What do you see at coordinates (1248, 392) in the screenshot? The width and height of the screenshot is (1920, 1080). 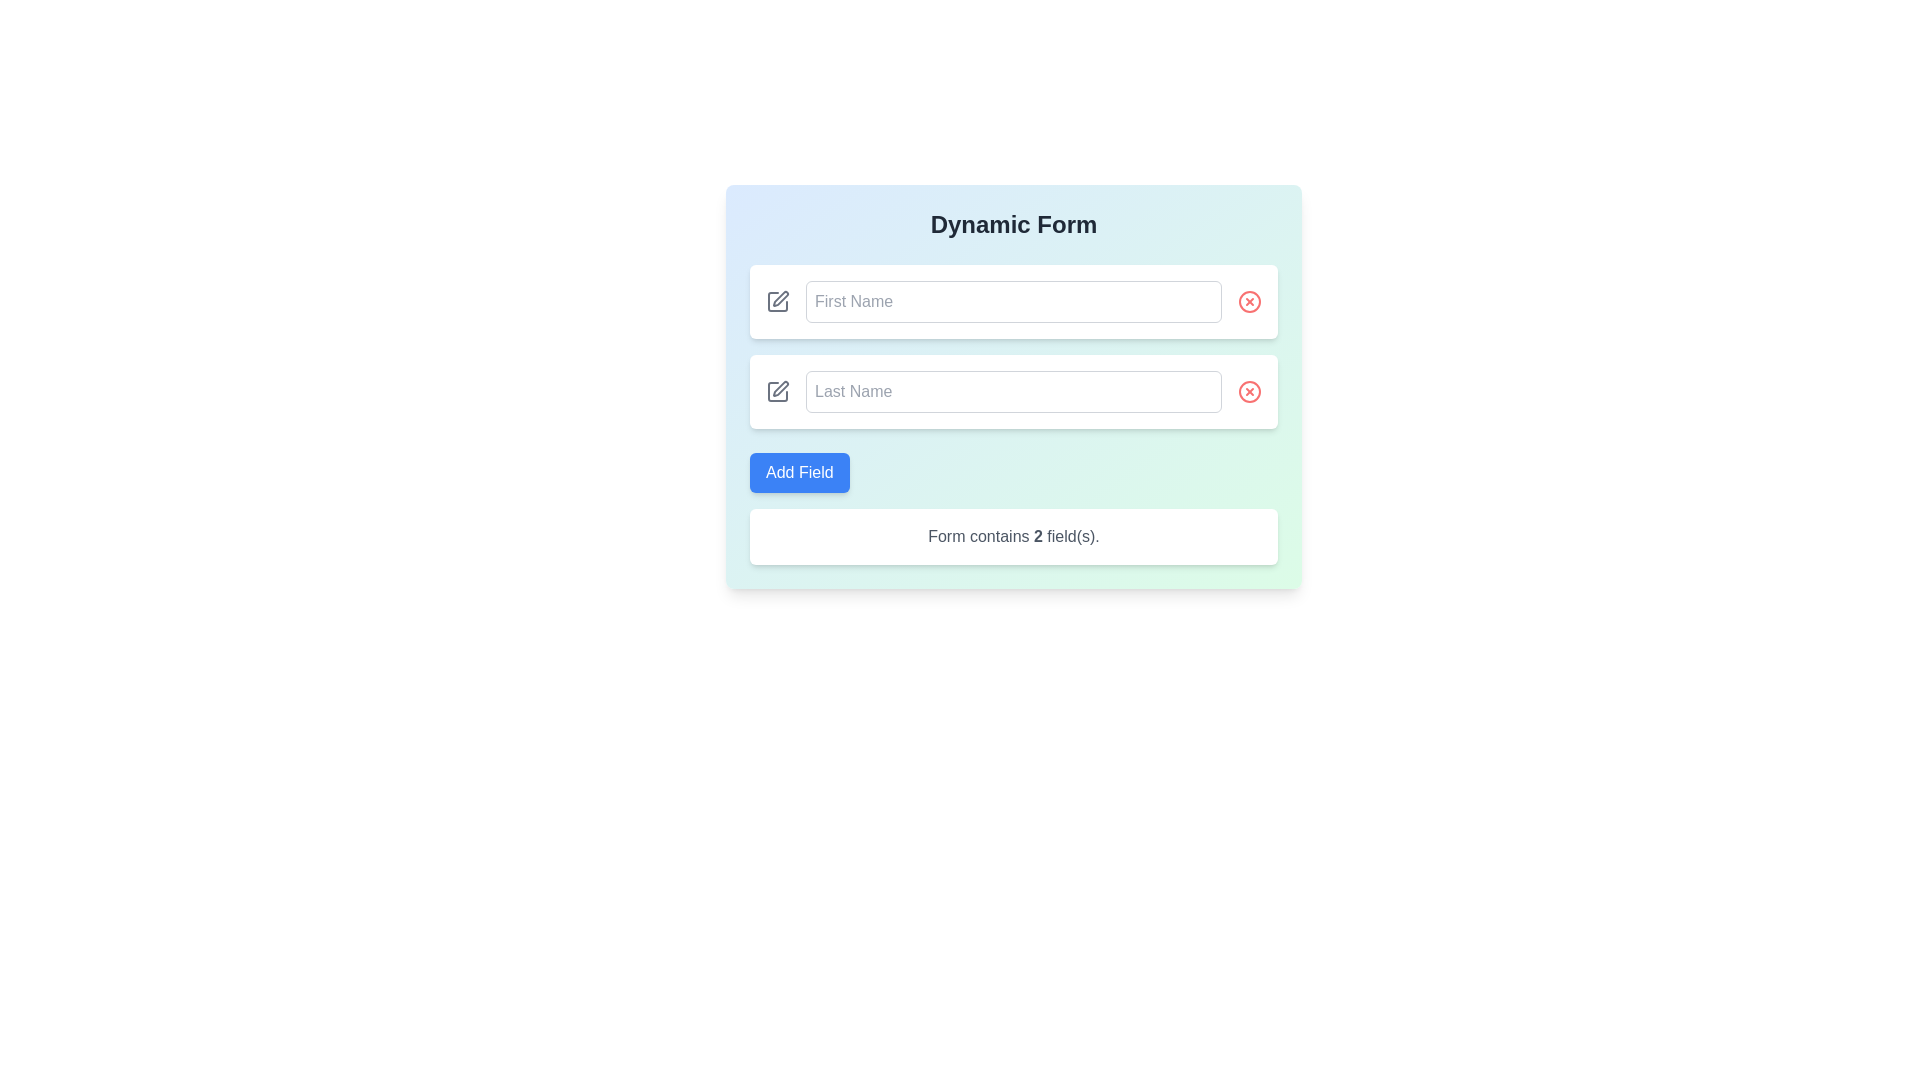 I see `the clear button located to the right of the 'Last Name' input field to observe any hover effects` at bounding box center [1248, 392].